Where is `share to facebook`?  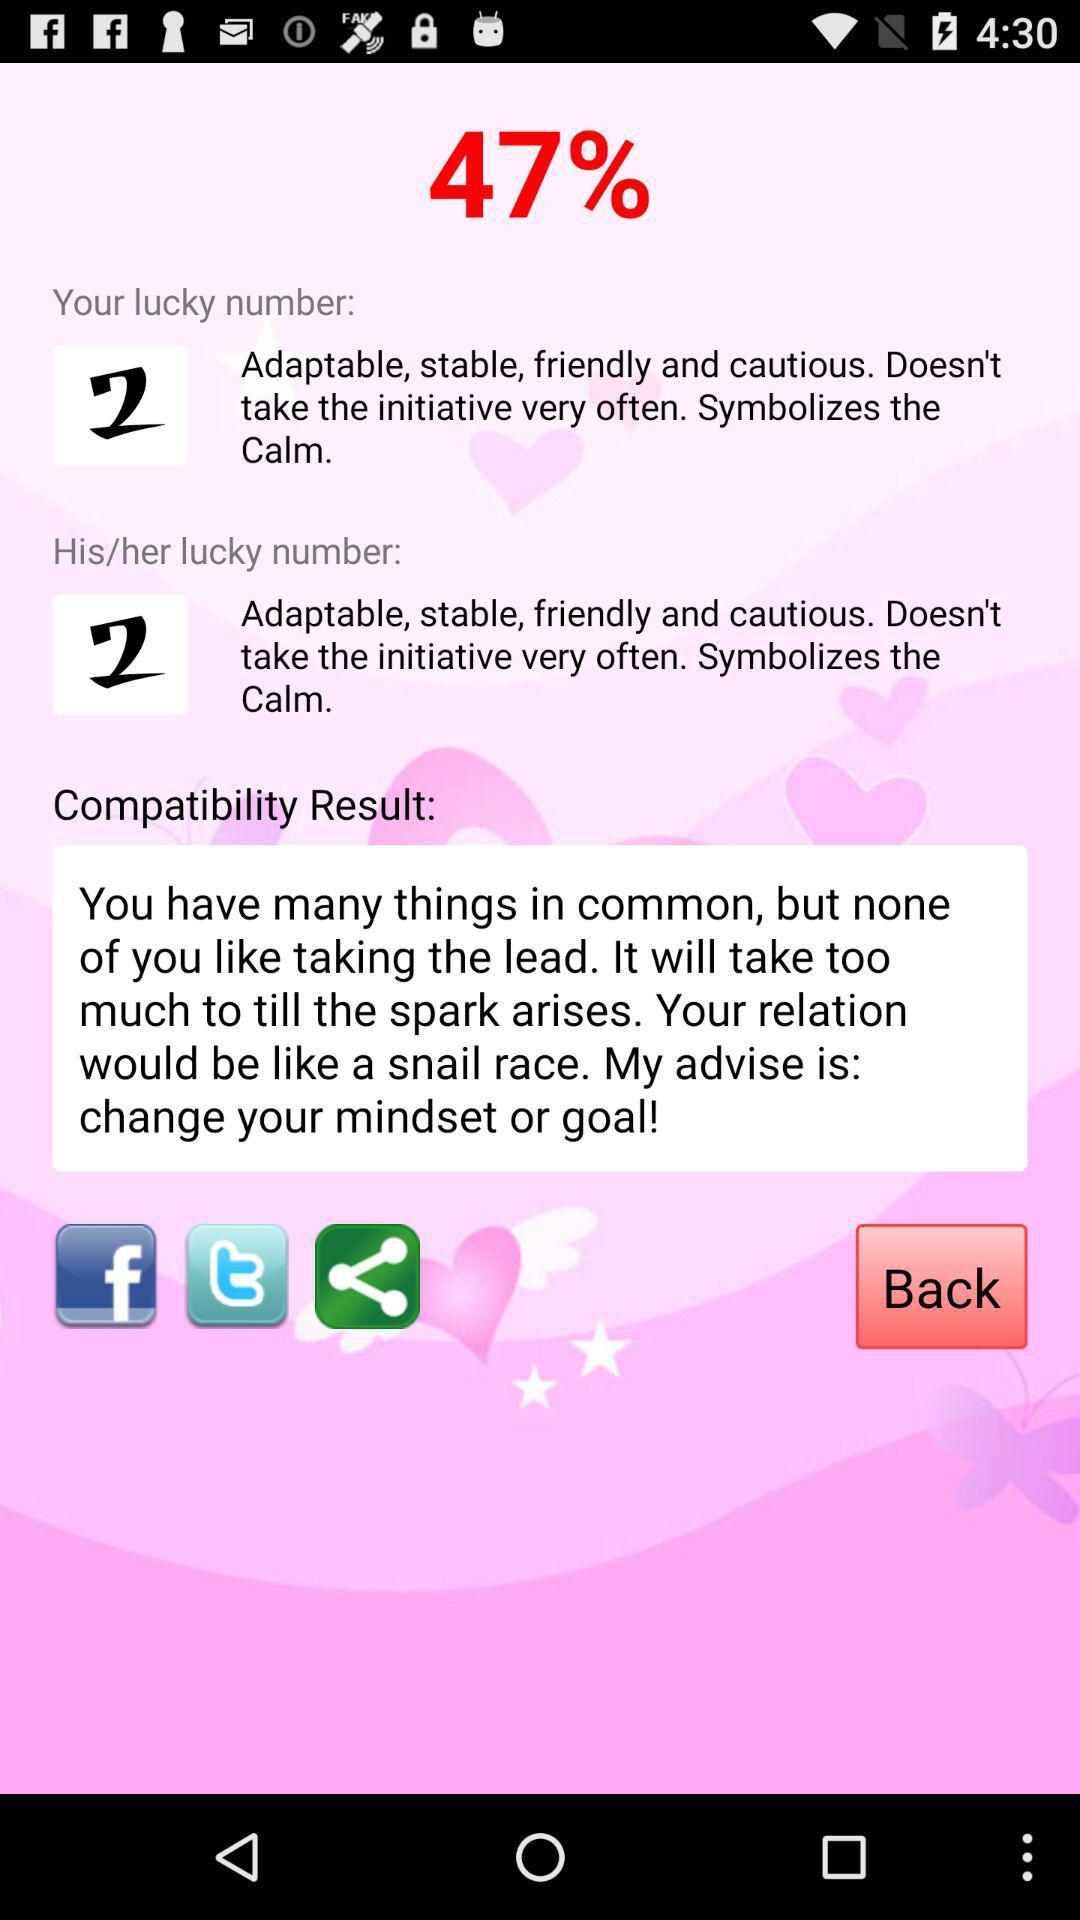
share to facebook is located at coordinates (104, 1275).